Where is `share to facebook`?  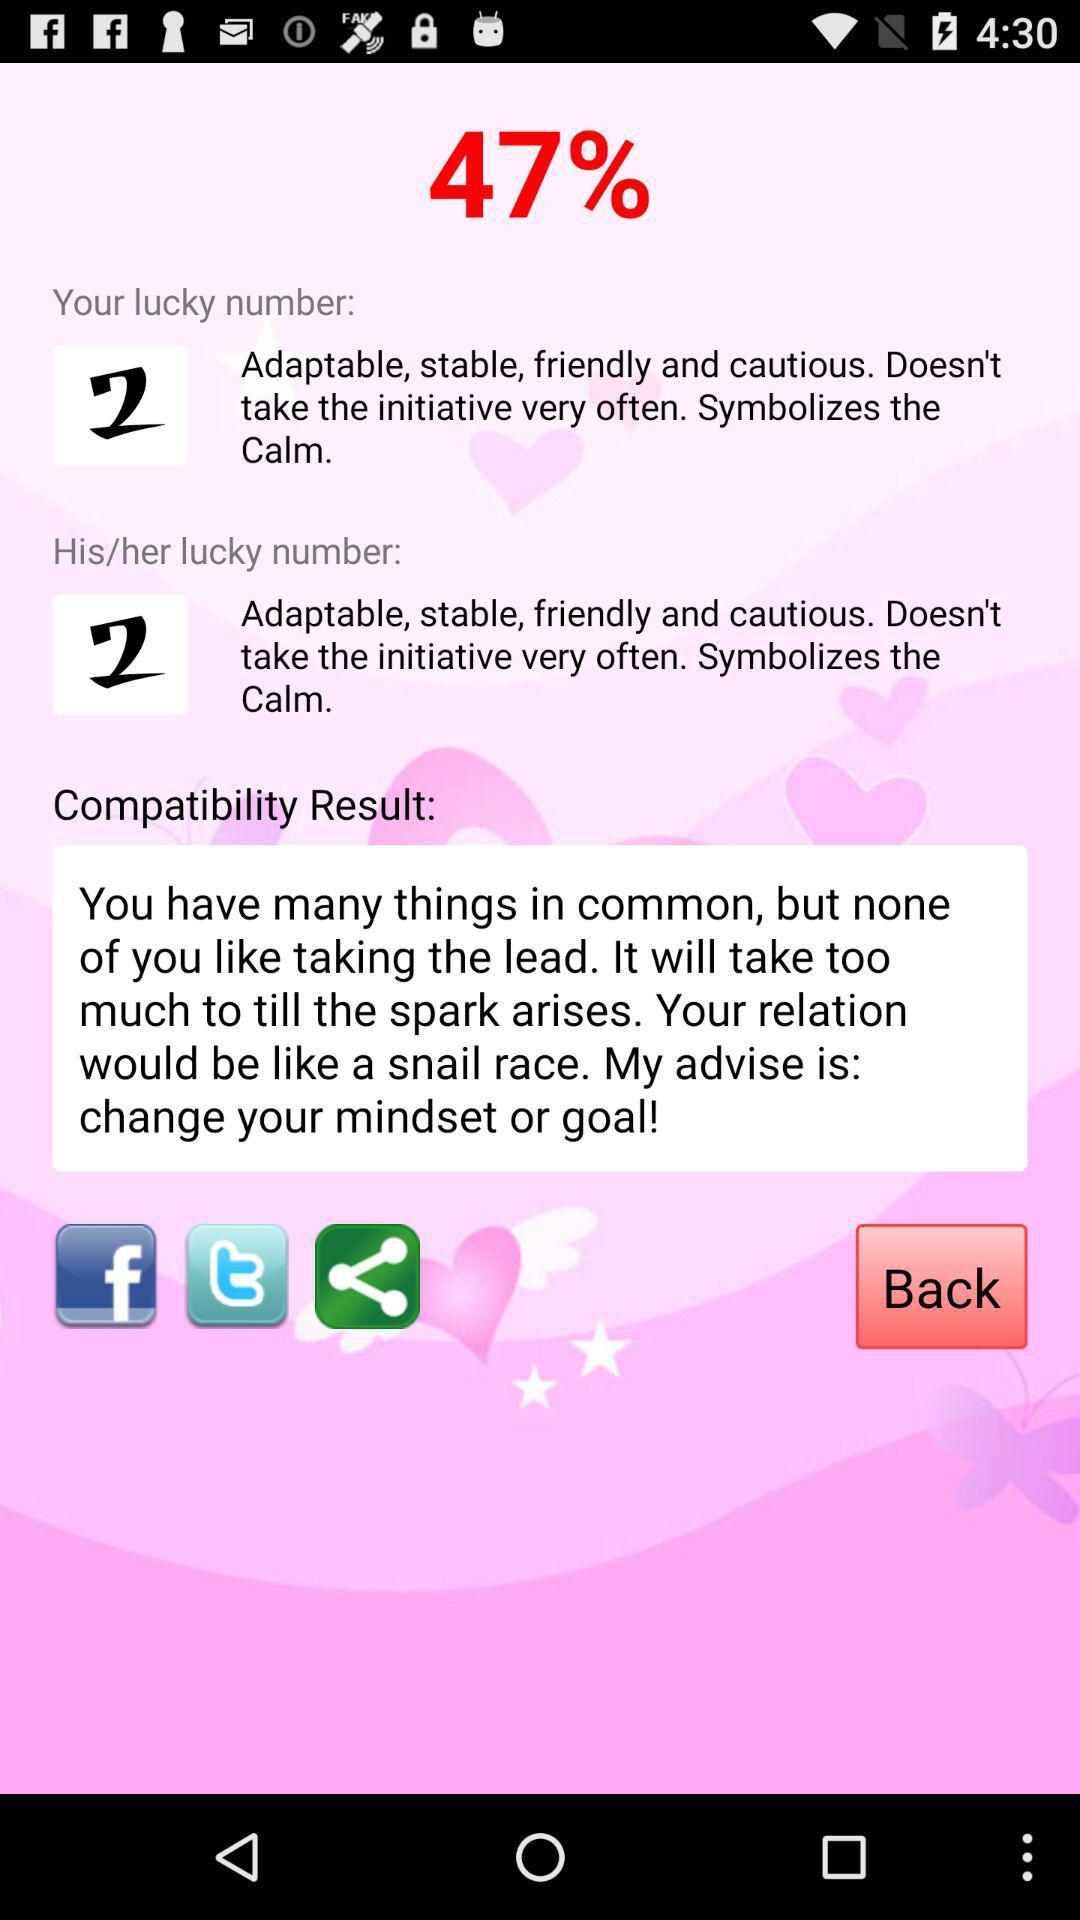
share to facebook is located at coordinates (104, 1275).